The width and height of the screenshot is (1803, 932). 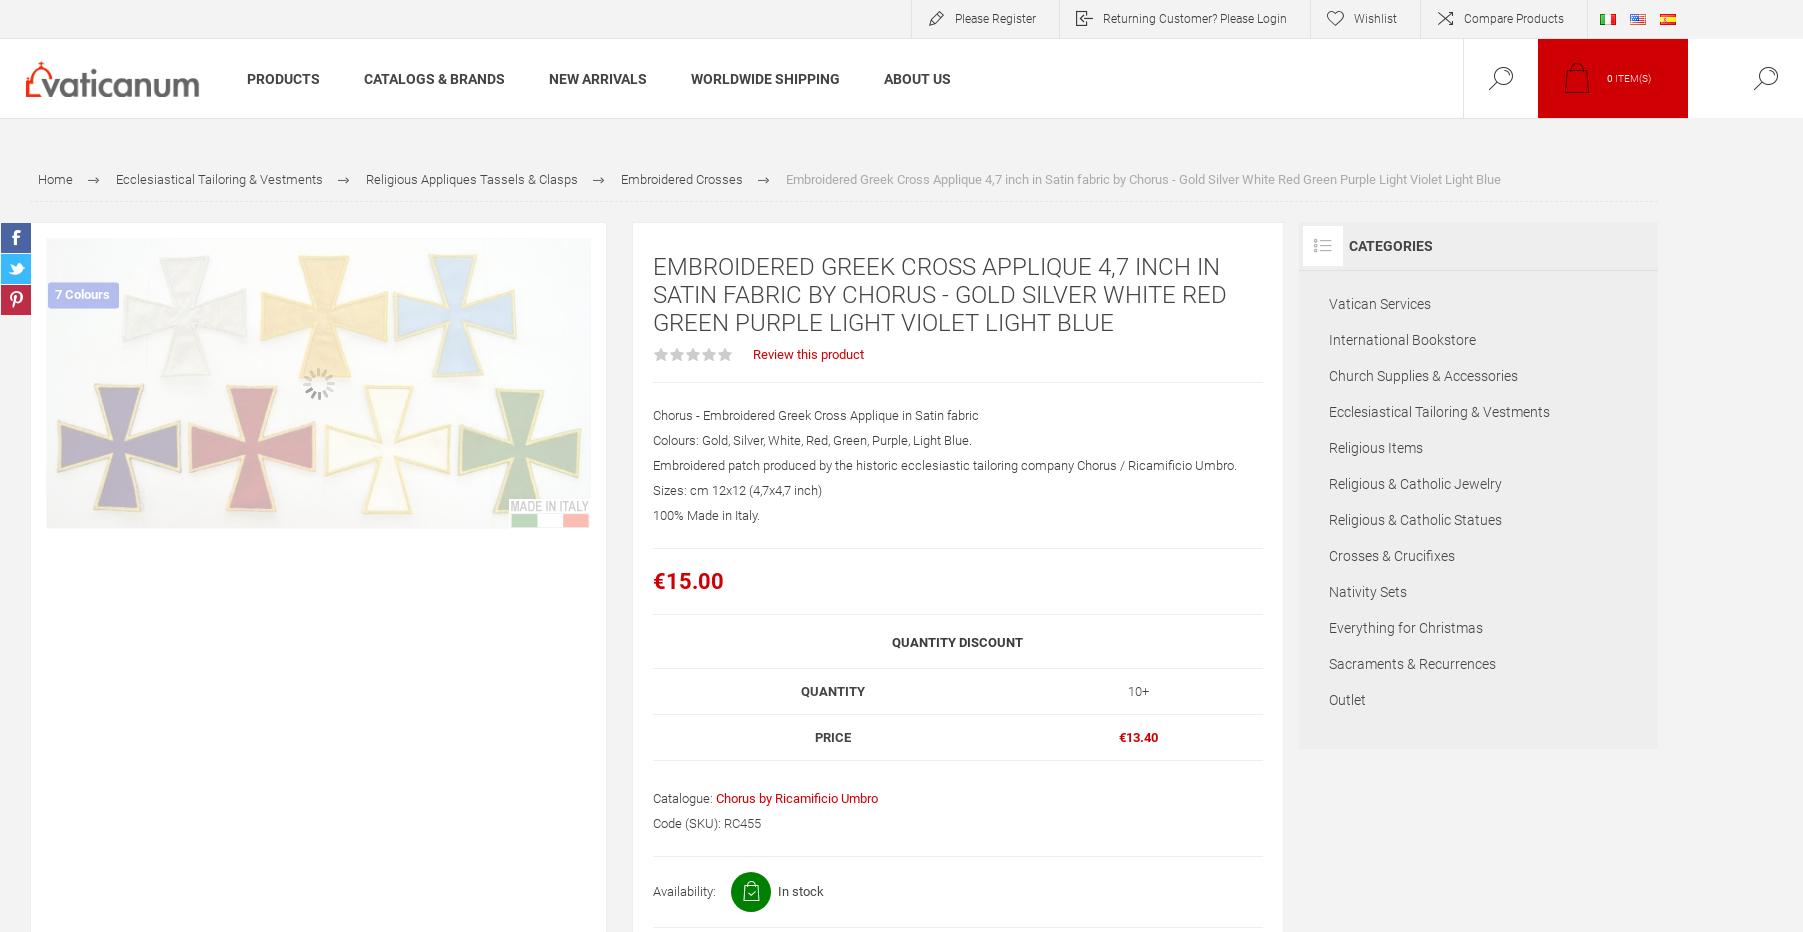 What do you see at coordinates (765, 78) in the screenshot?
I see `'Worldwide Shipping'` at bounding box center [765, 78].